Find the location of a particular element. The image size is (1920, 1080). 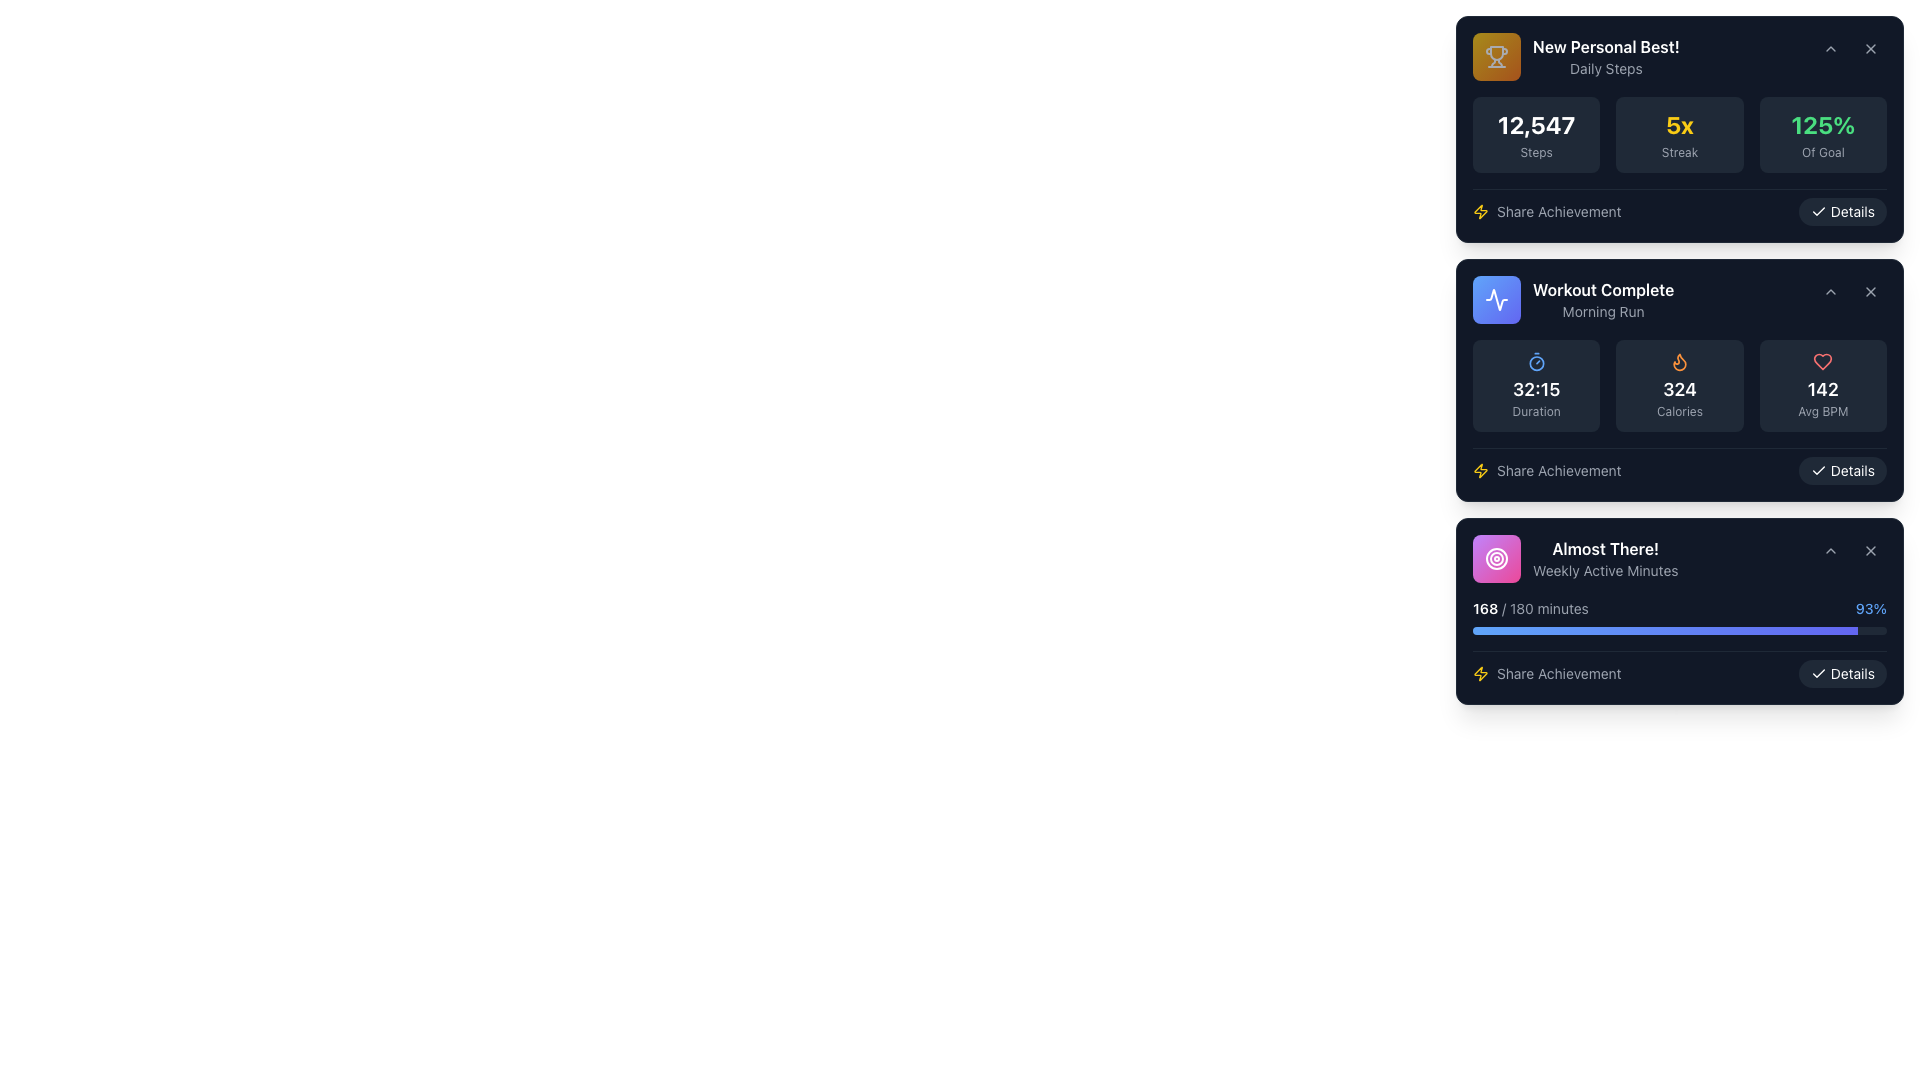

the checkmark icon within the round-cornered button labeled 'Details', located at the bottom-right corner of the 'Workout Complete' card, for its state indication is located at coordinates (1818, 674).